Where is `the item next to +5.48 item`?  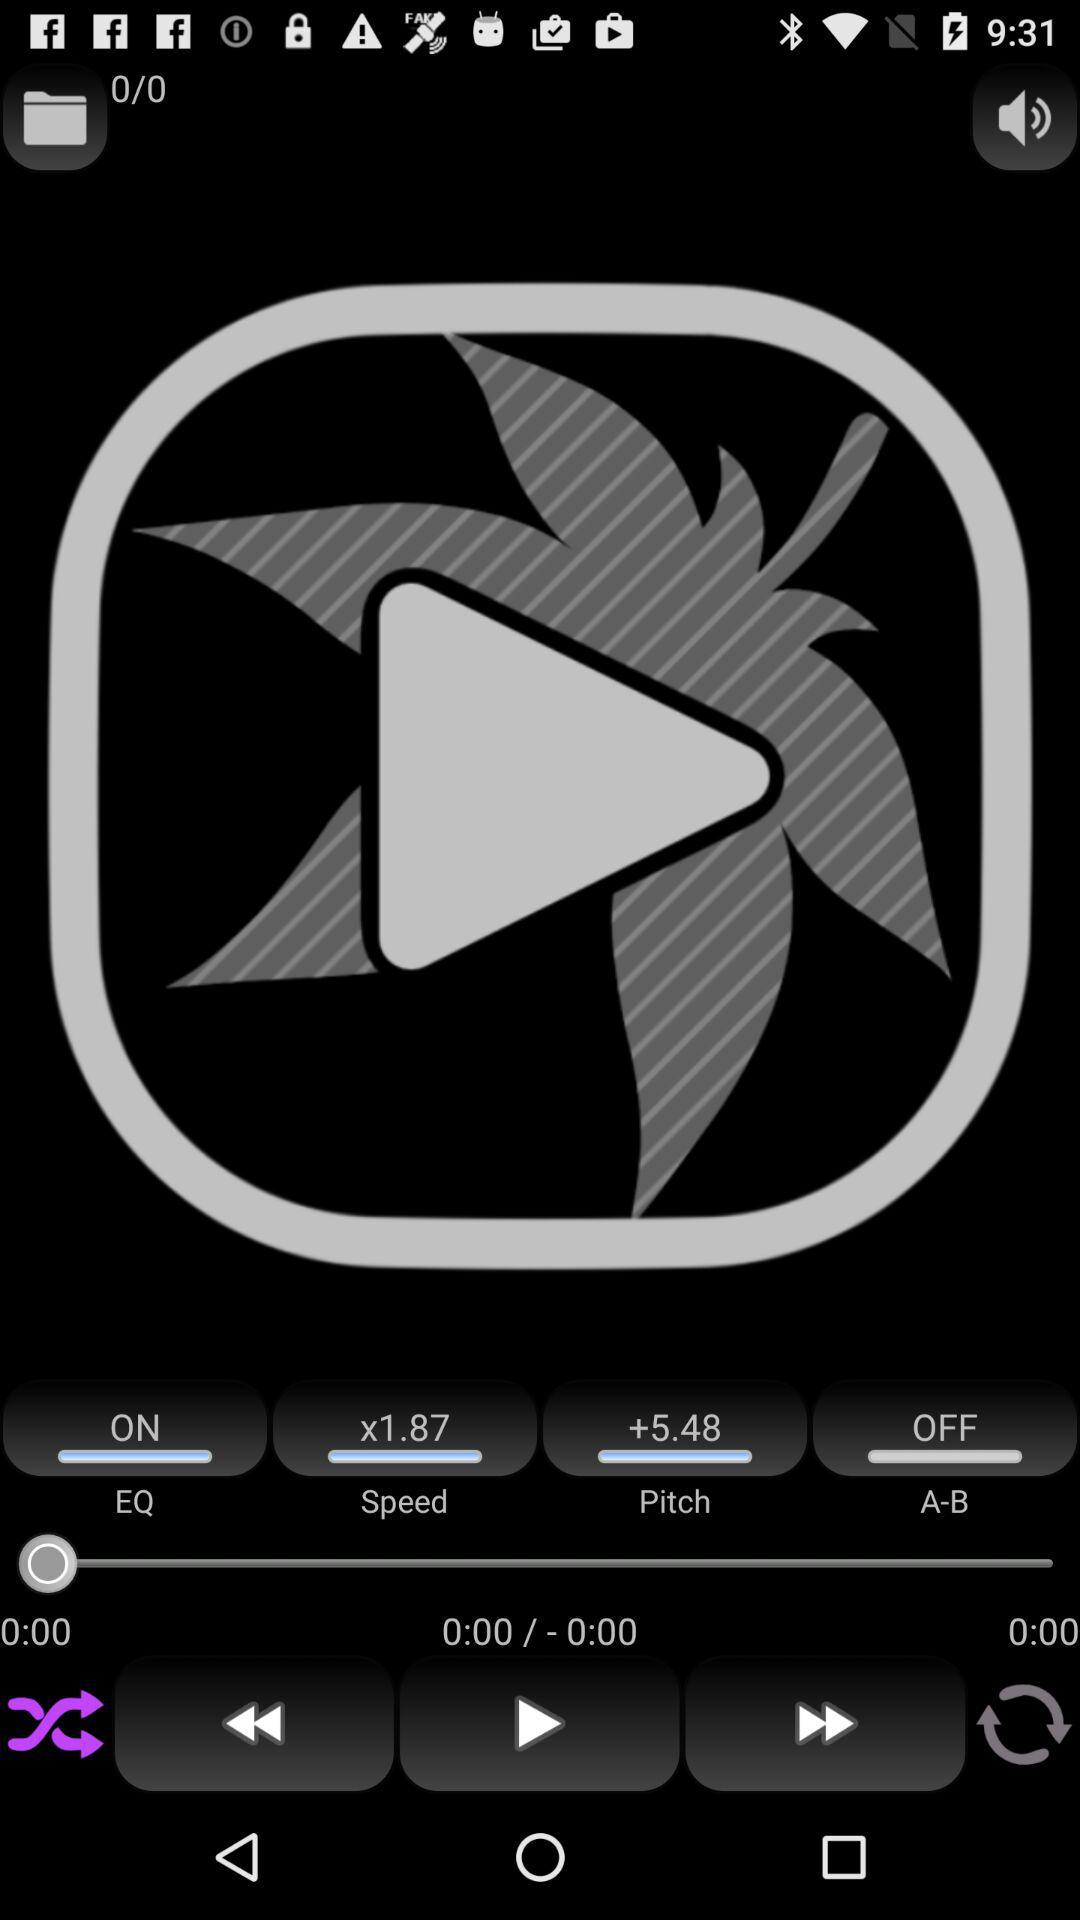
the item next to +5.48 item is located at coordinates (405, 1428).